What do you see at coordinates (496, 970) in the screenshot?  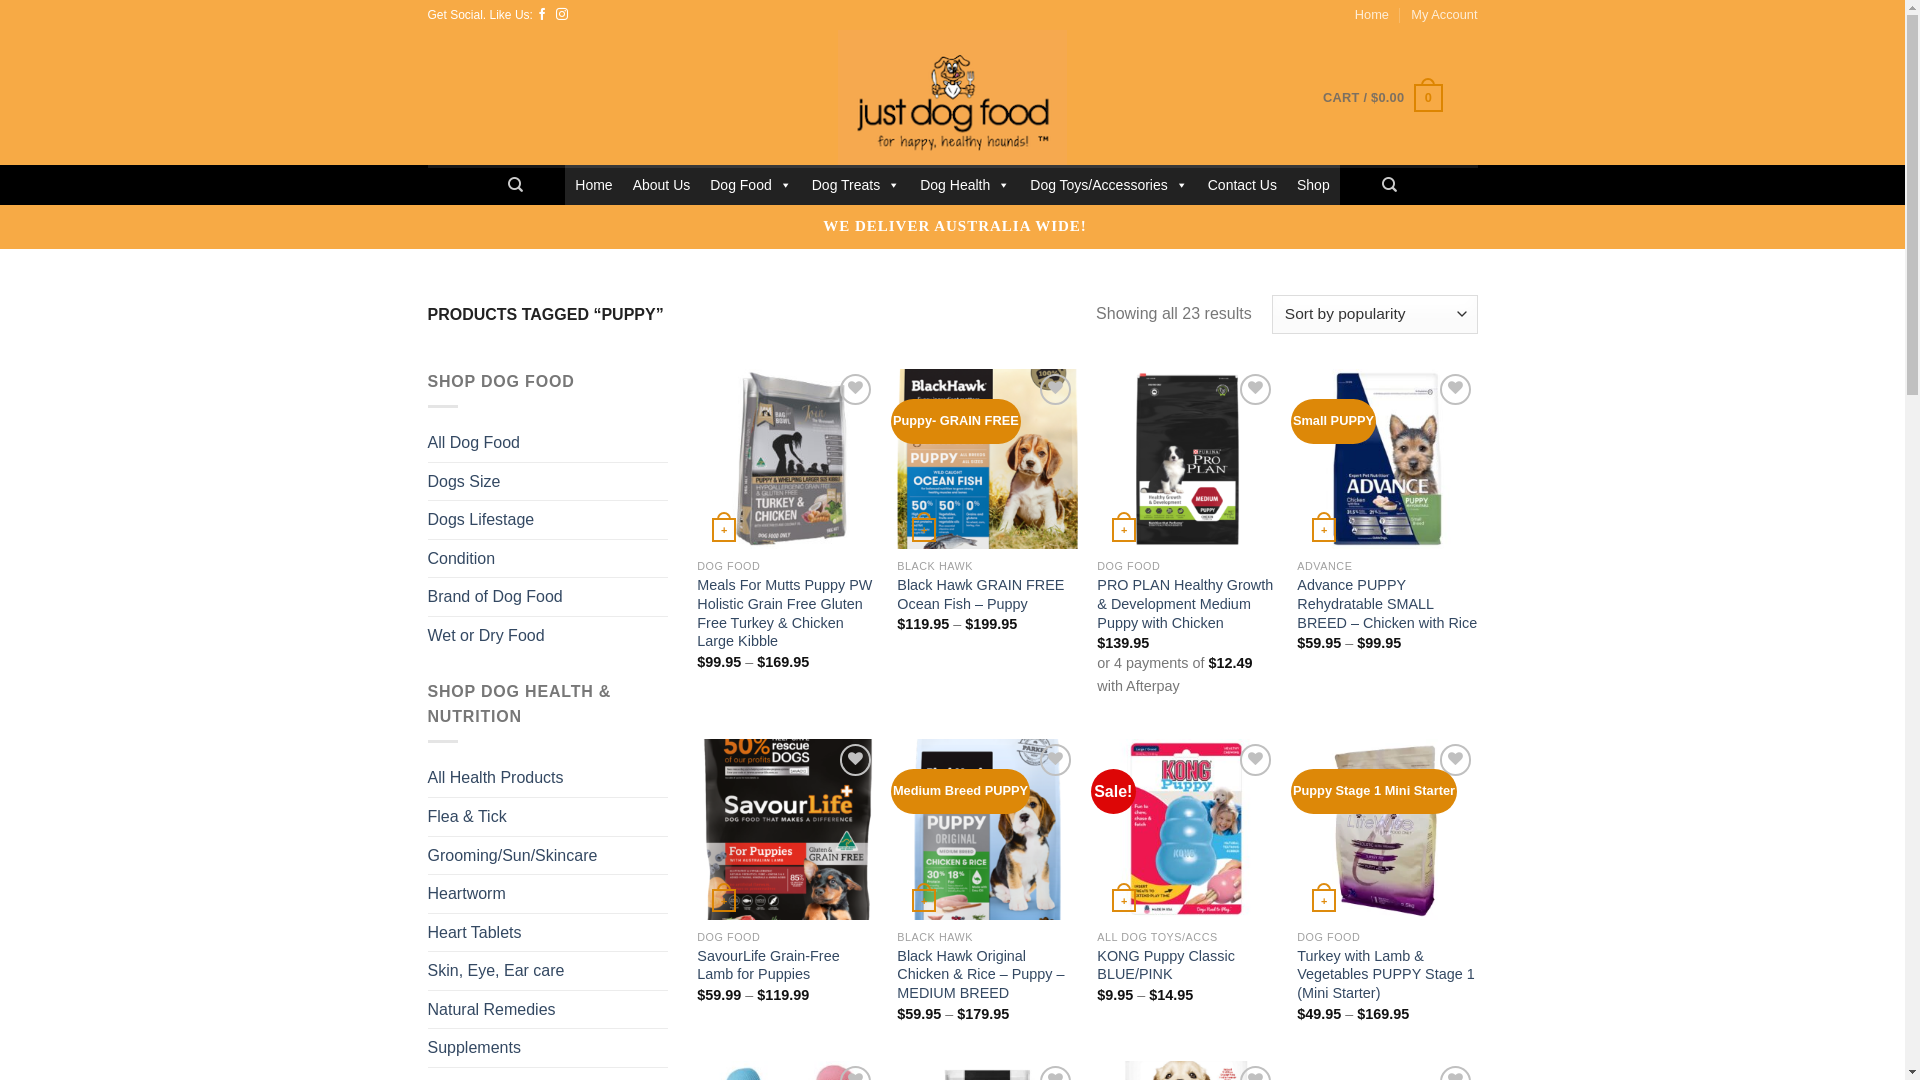 I see `'Skin, Eye, Ear care'` at bounding box center [496, 970].